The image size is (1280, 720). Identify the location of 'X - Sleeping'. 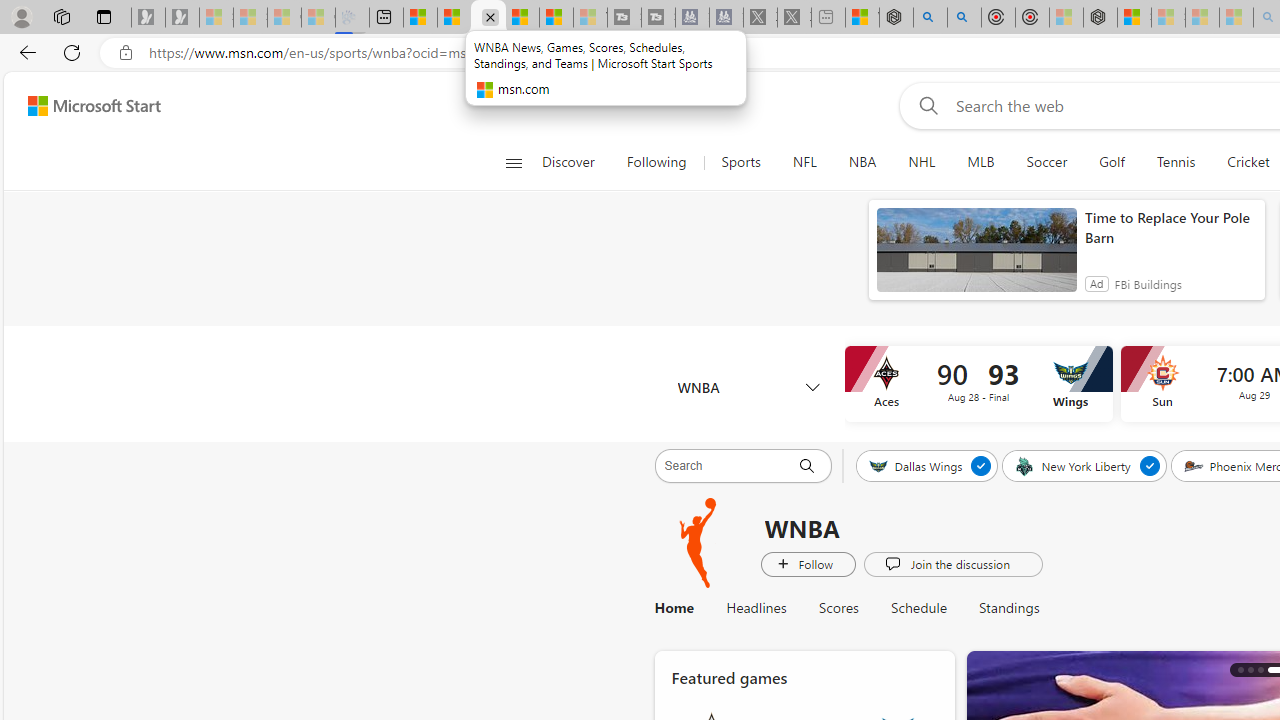
(793, 17).